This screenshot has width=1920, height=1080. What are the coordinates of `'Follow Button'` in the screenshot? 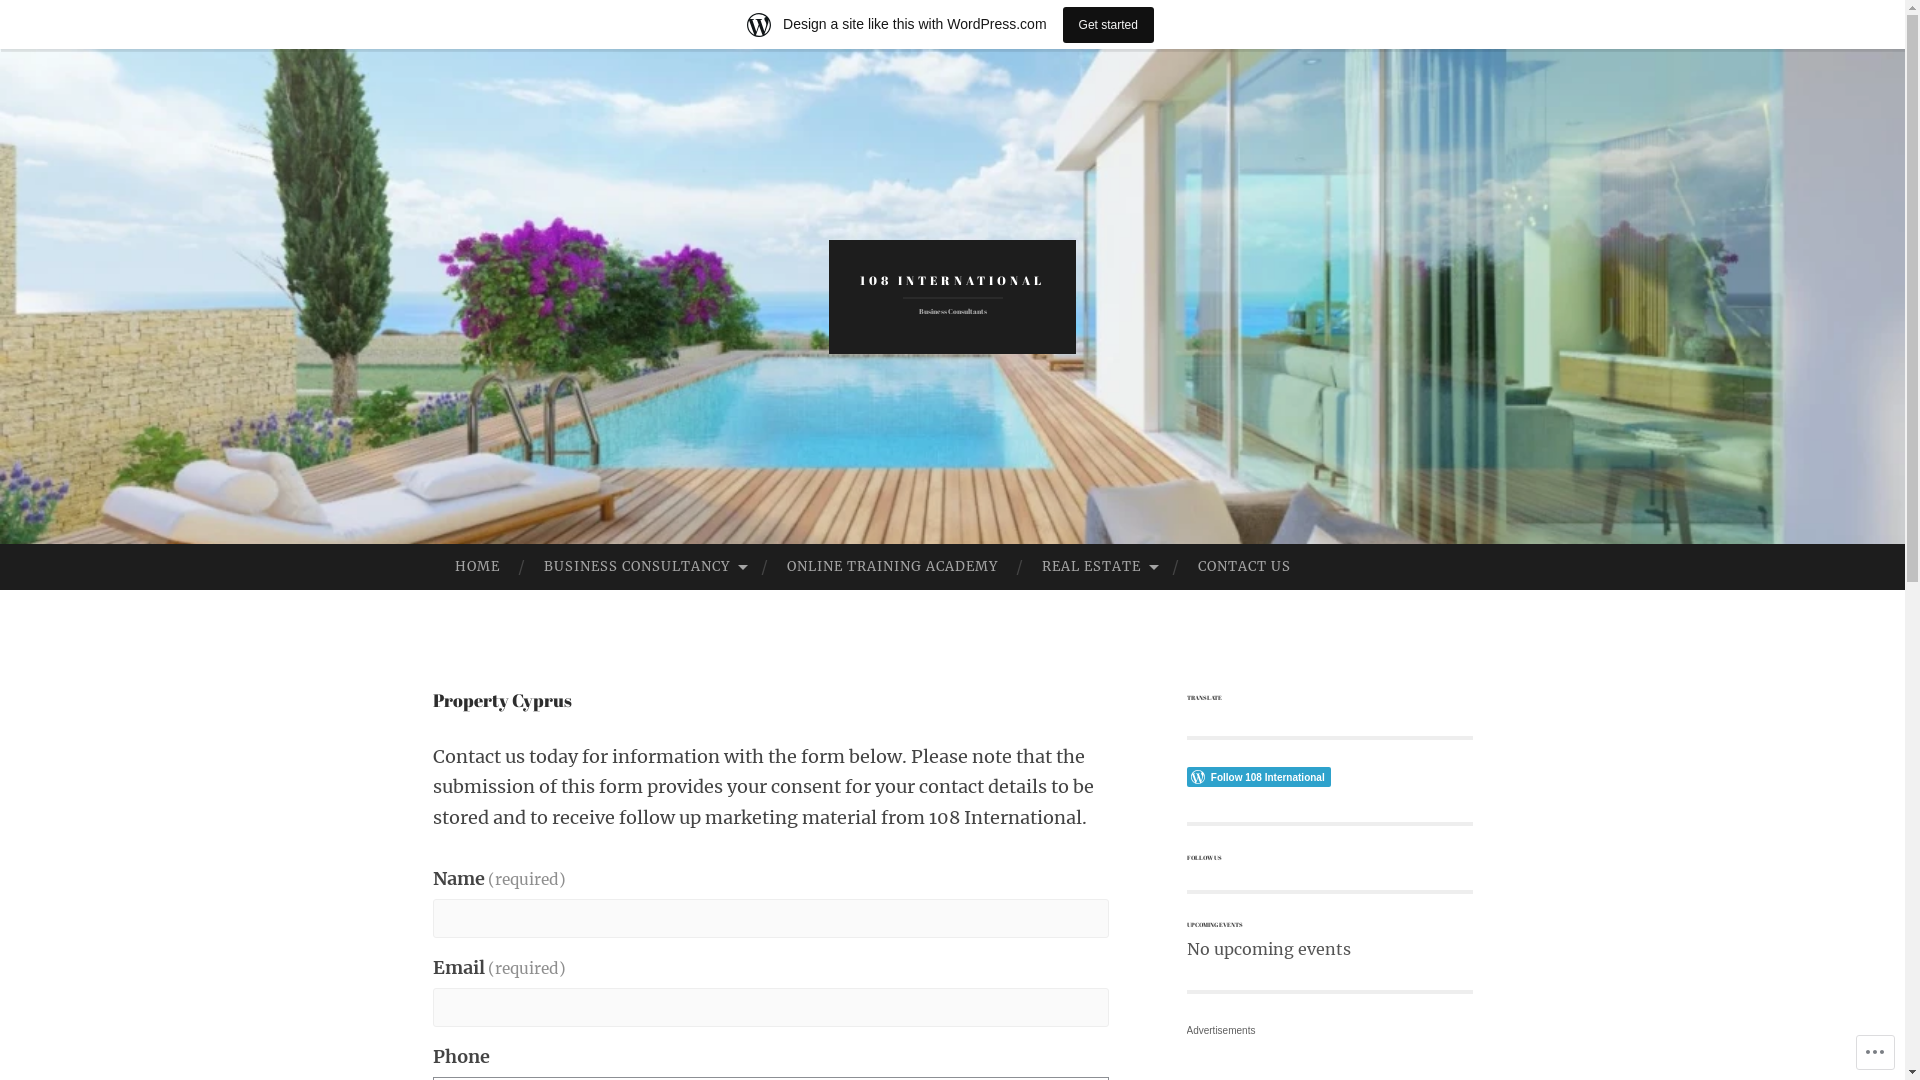 It's located at (1329, 775).